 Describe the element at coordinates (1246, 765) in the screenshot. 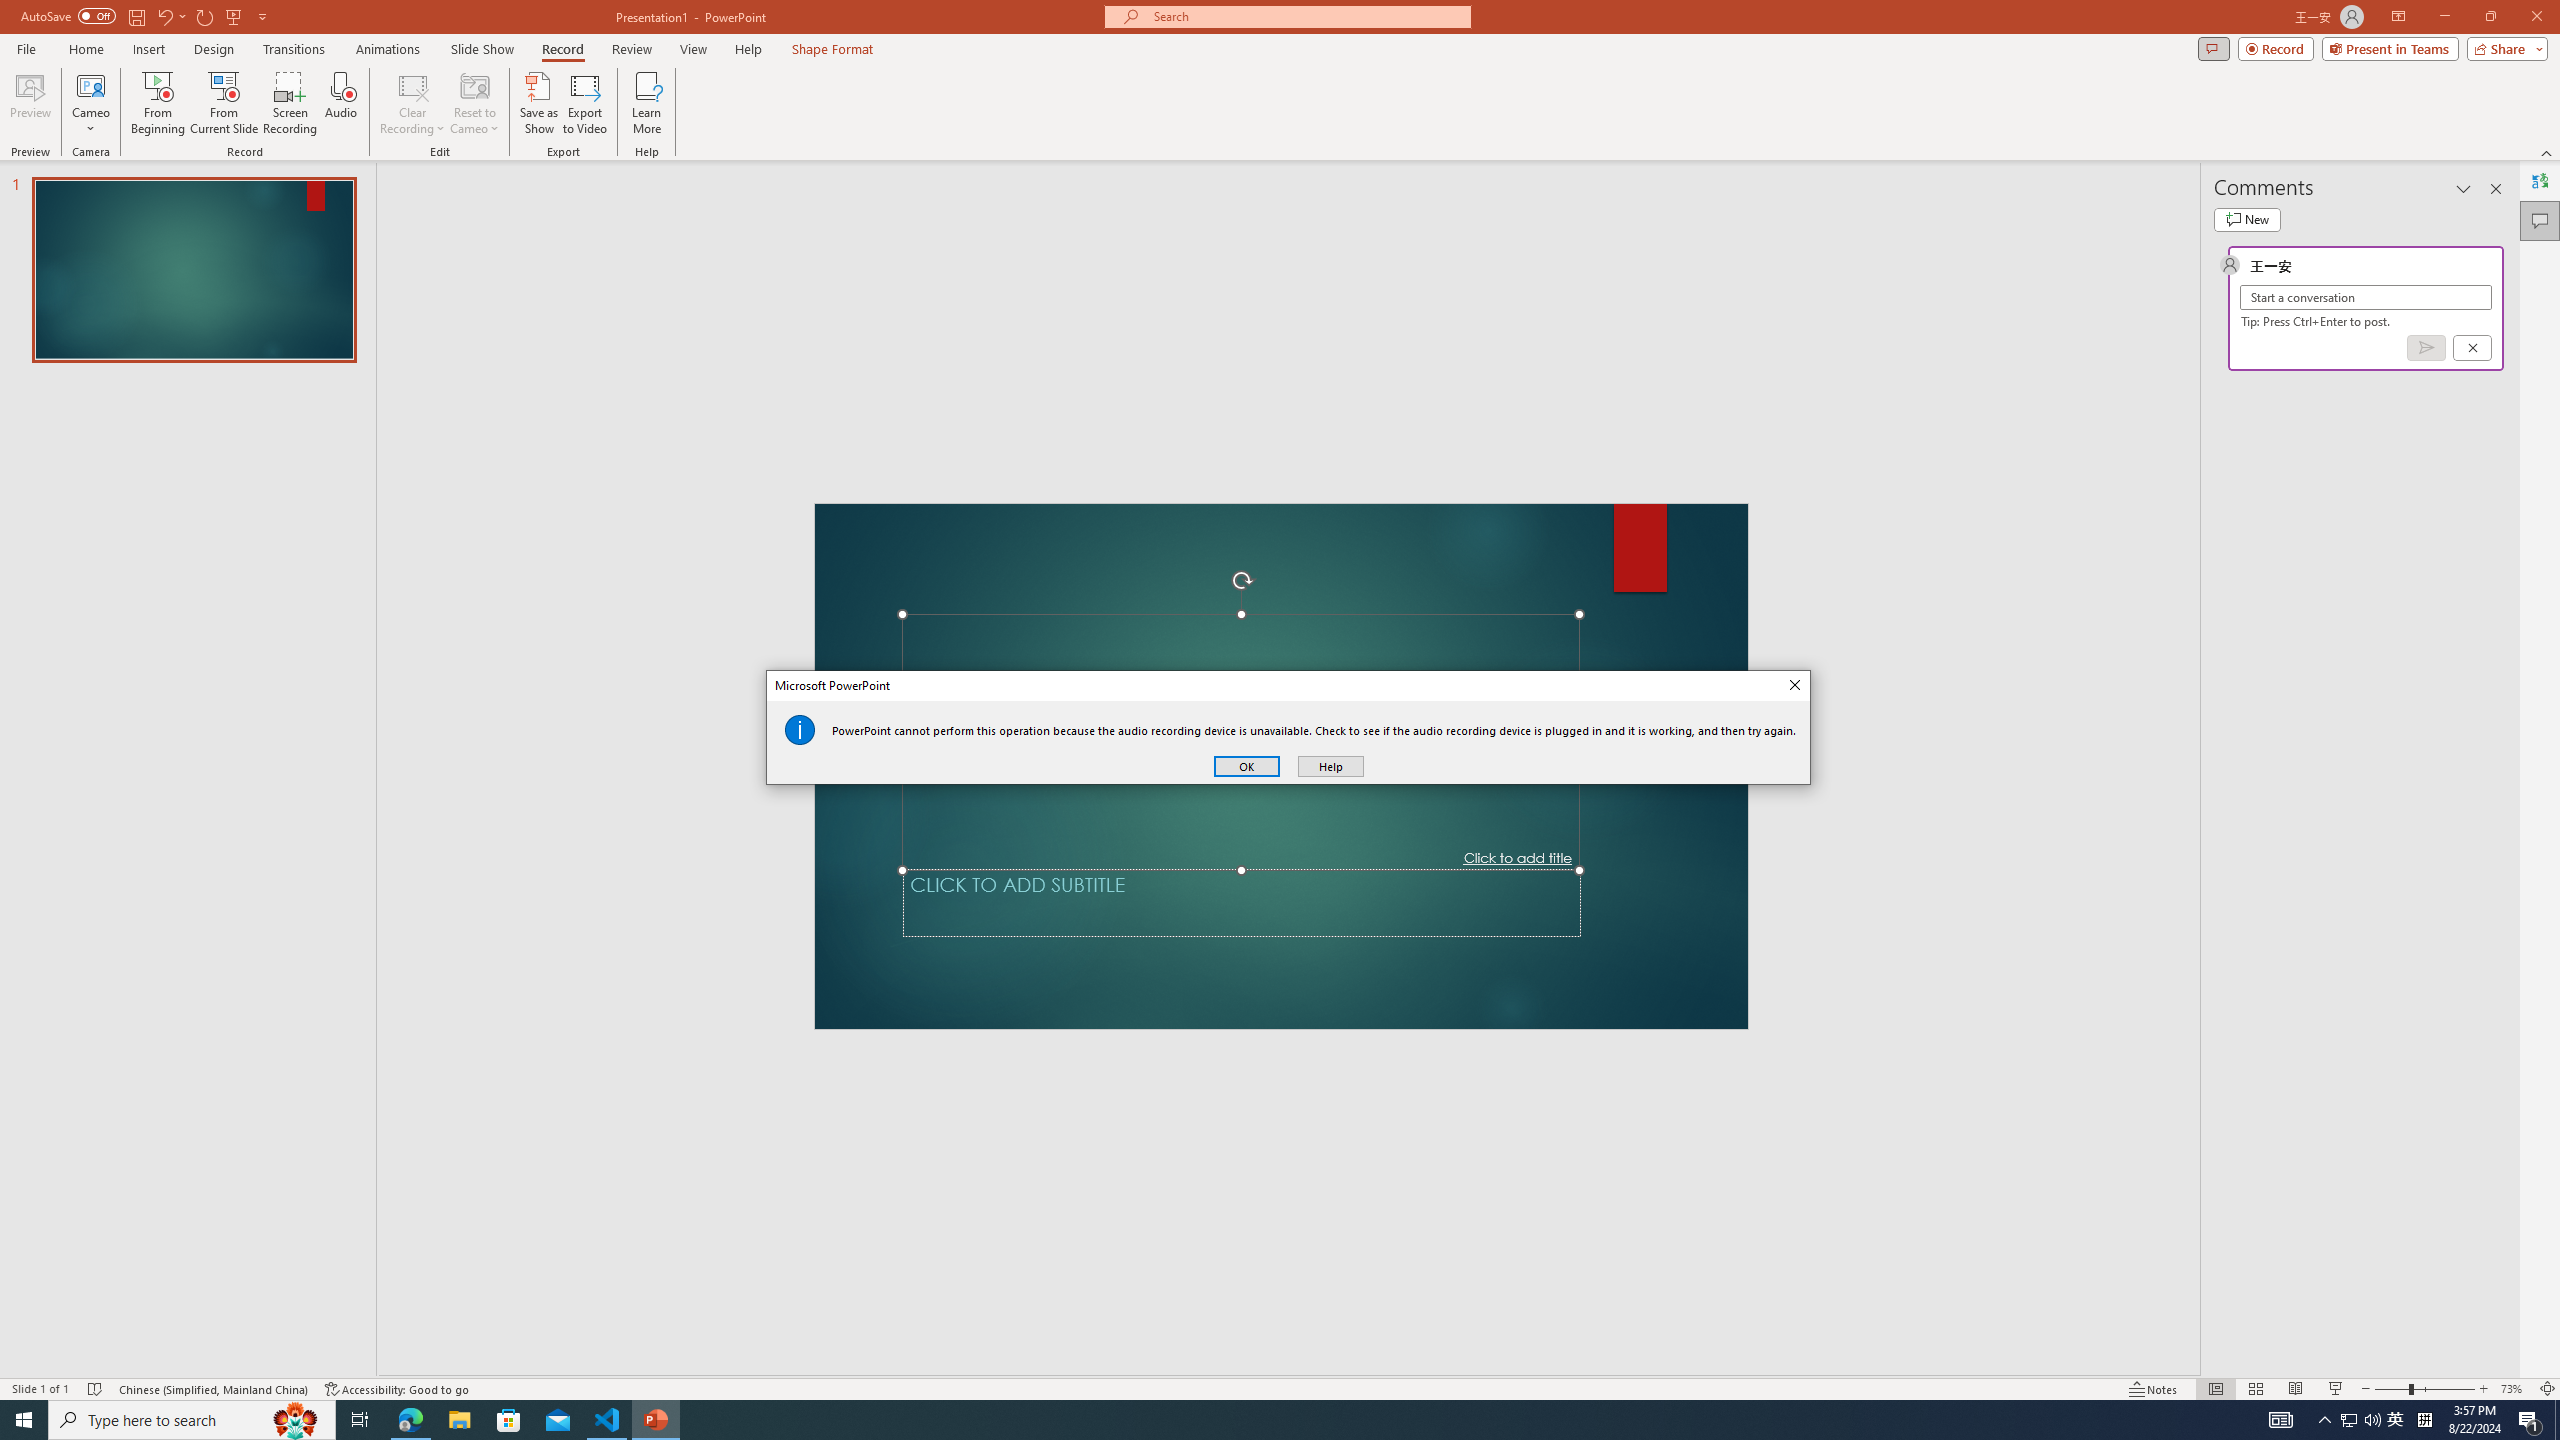

I see `'OK'` at that location.